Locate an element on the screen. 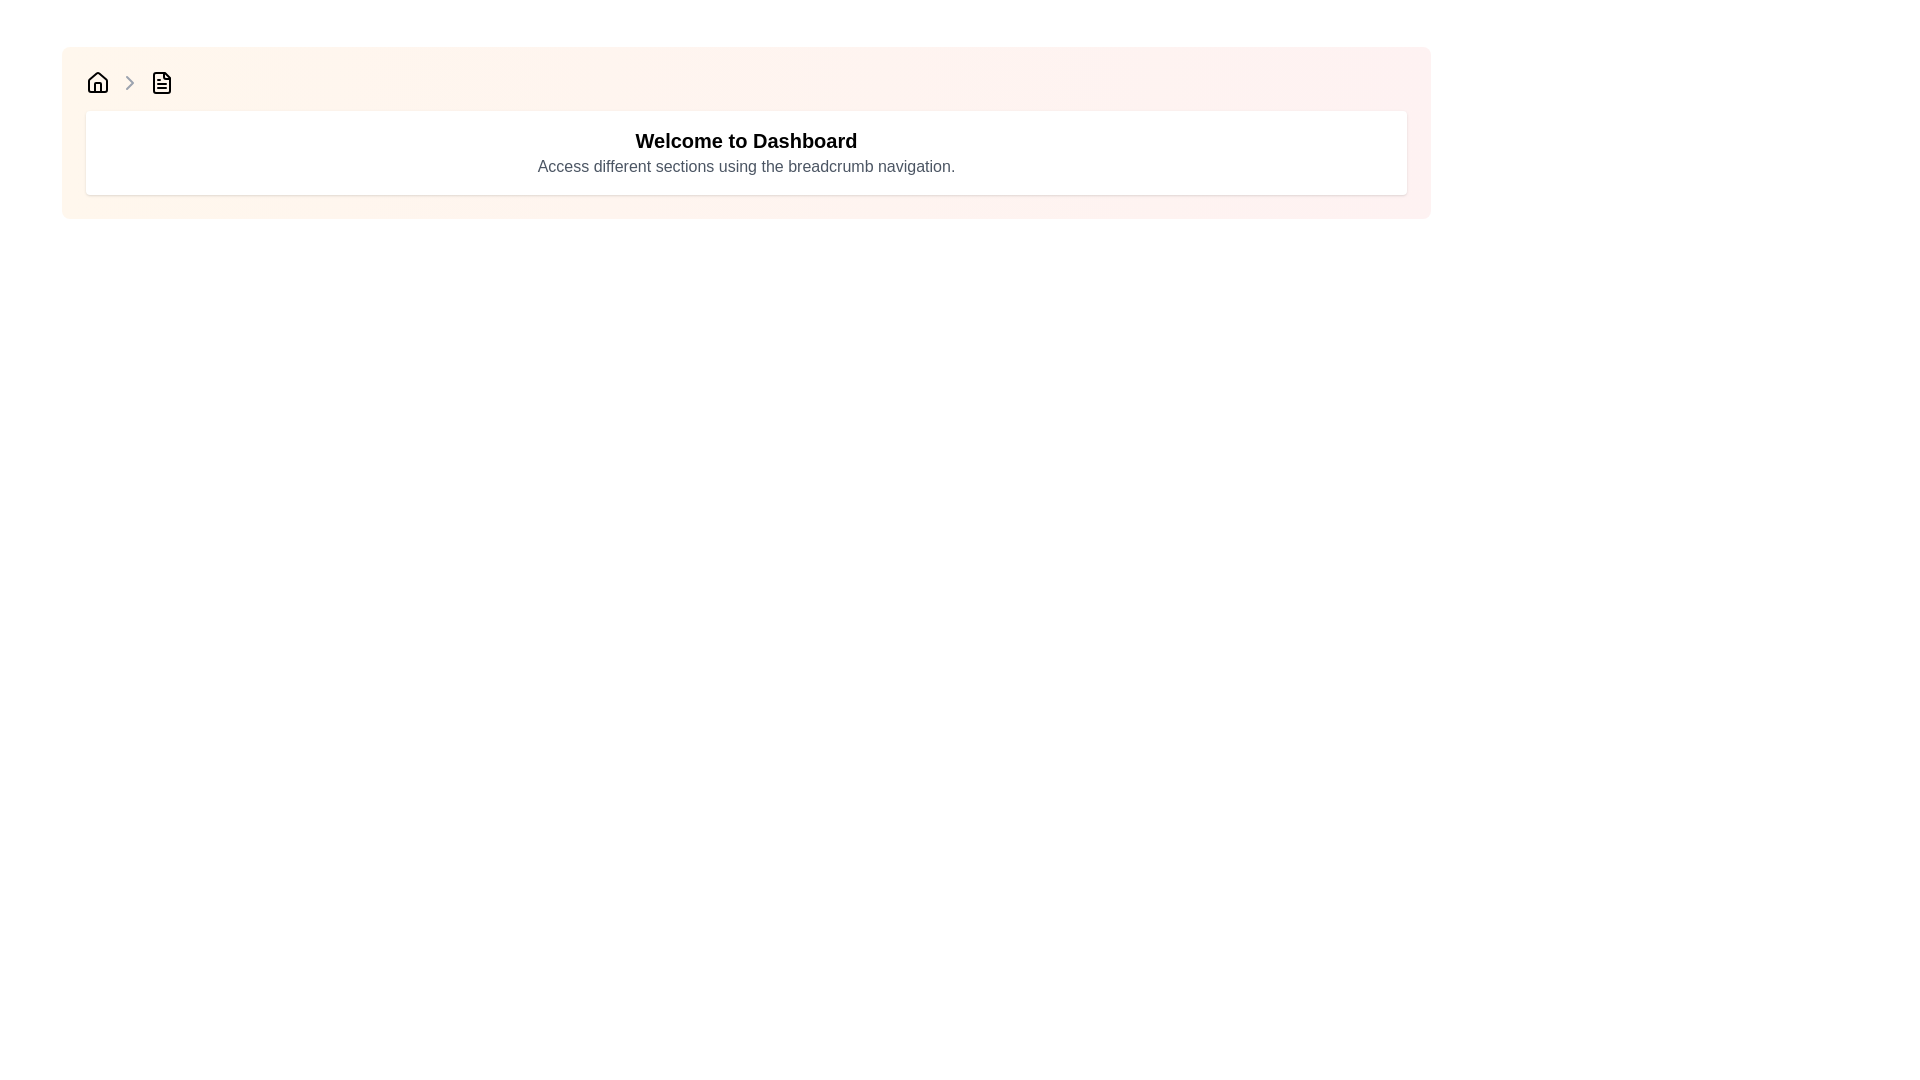  the introductory text block that provides navigation instructions, located just below the breadcrumb navigation bar is located at coordinates (745, 152).